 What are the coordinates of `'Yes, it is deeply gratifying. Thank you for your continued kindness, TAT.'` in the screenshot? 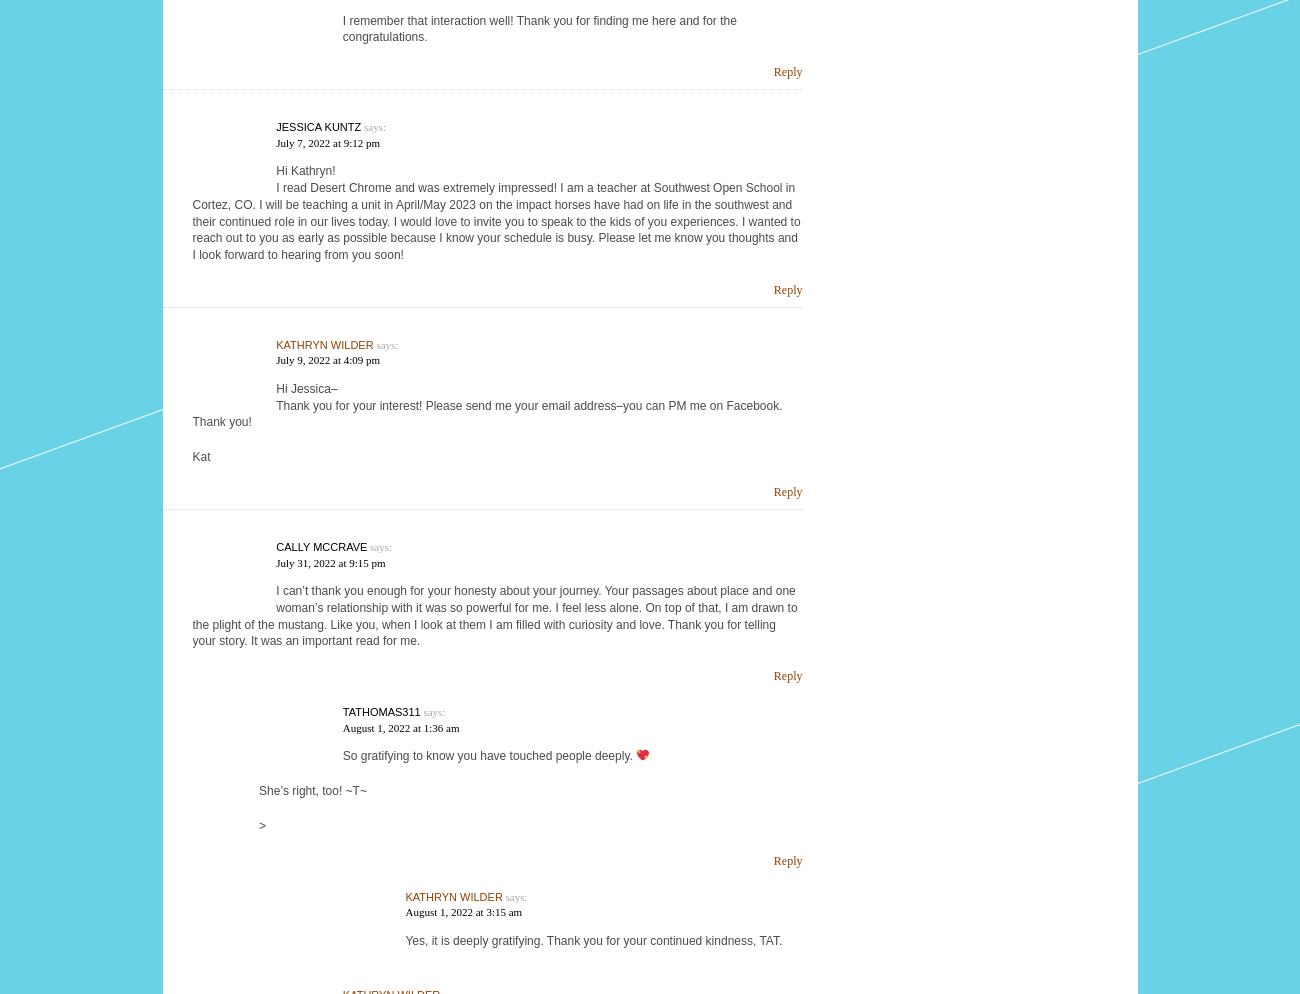 It's located at (404, 940).